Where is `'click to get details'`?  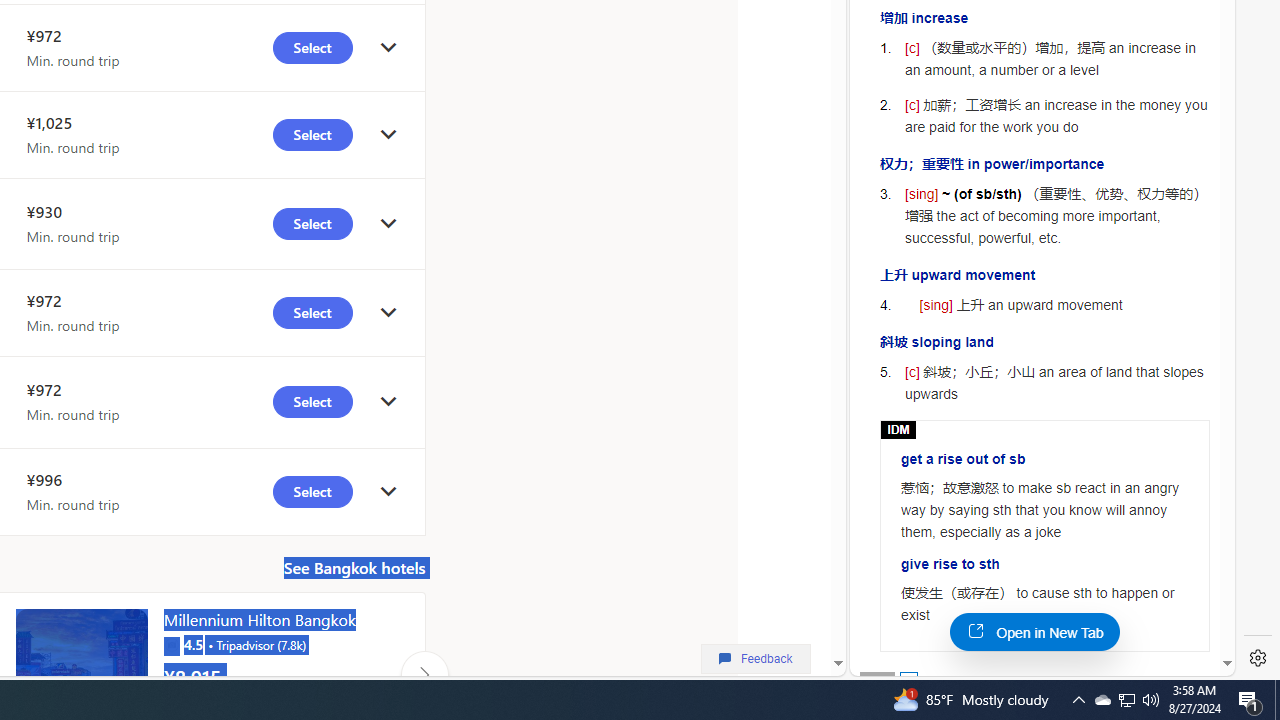 'click to get details' is located at coordinates (388, 491).